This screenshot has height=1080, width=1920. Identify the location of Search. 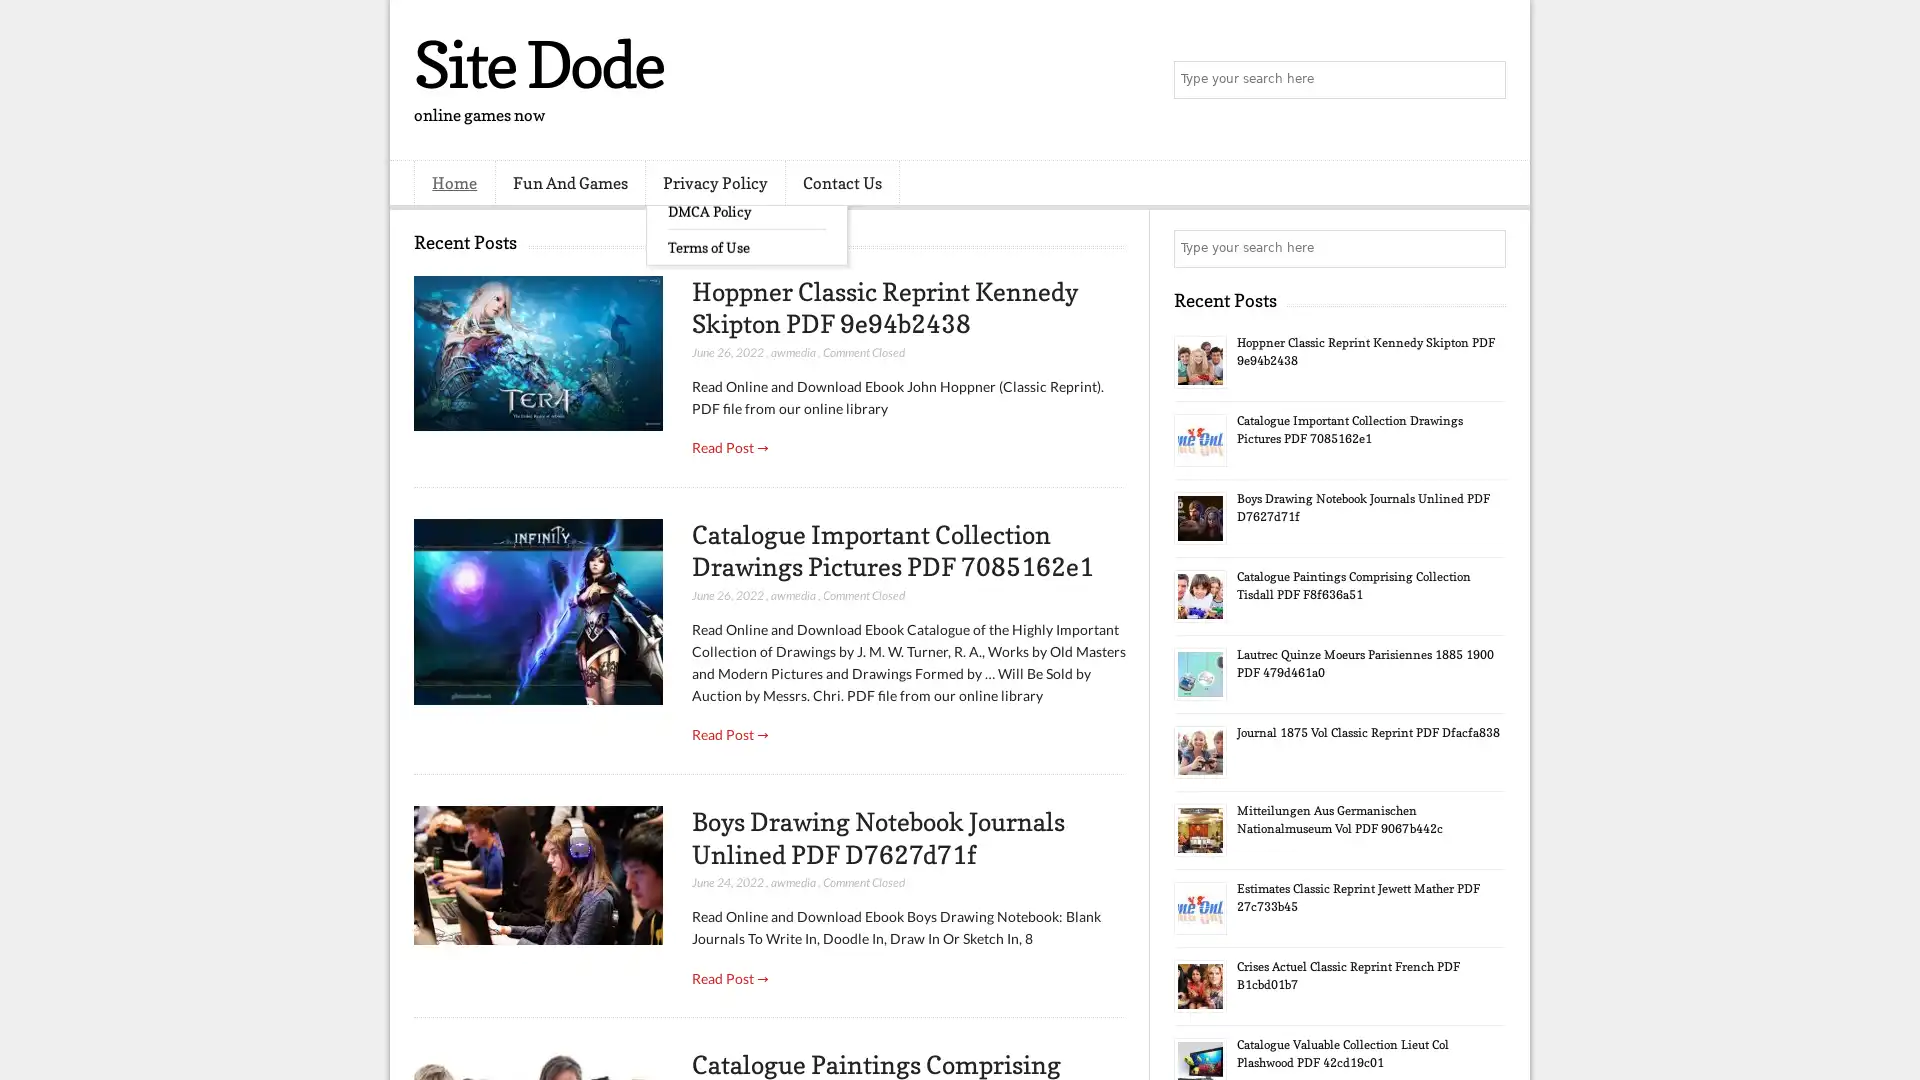
(1485, 248).